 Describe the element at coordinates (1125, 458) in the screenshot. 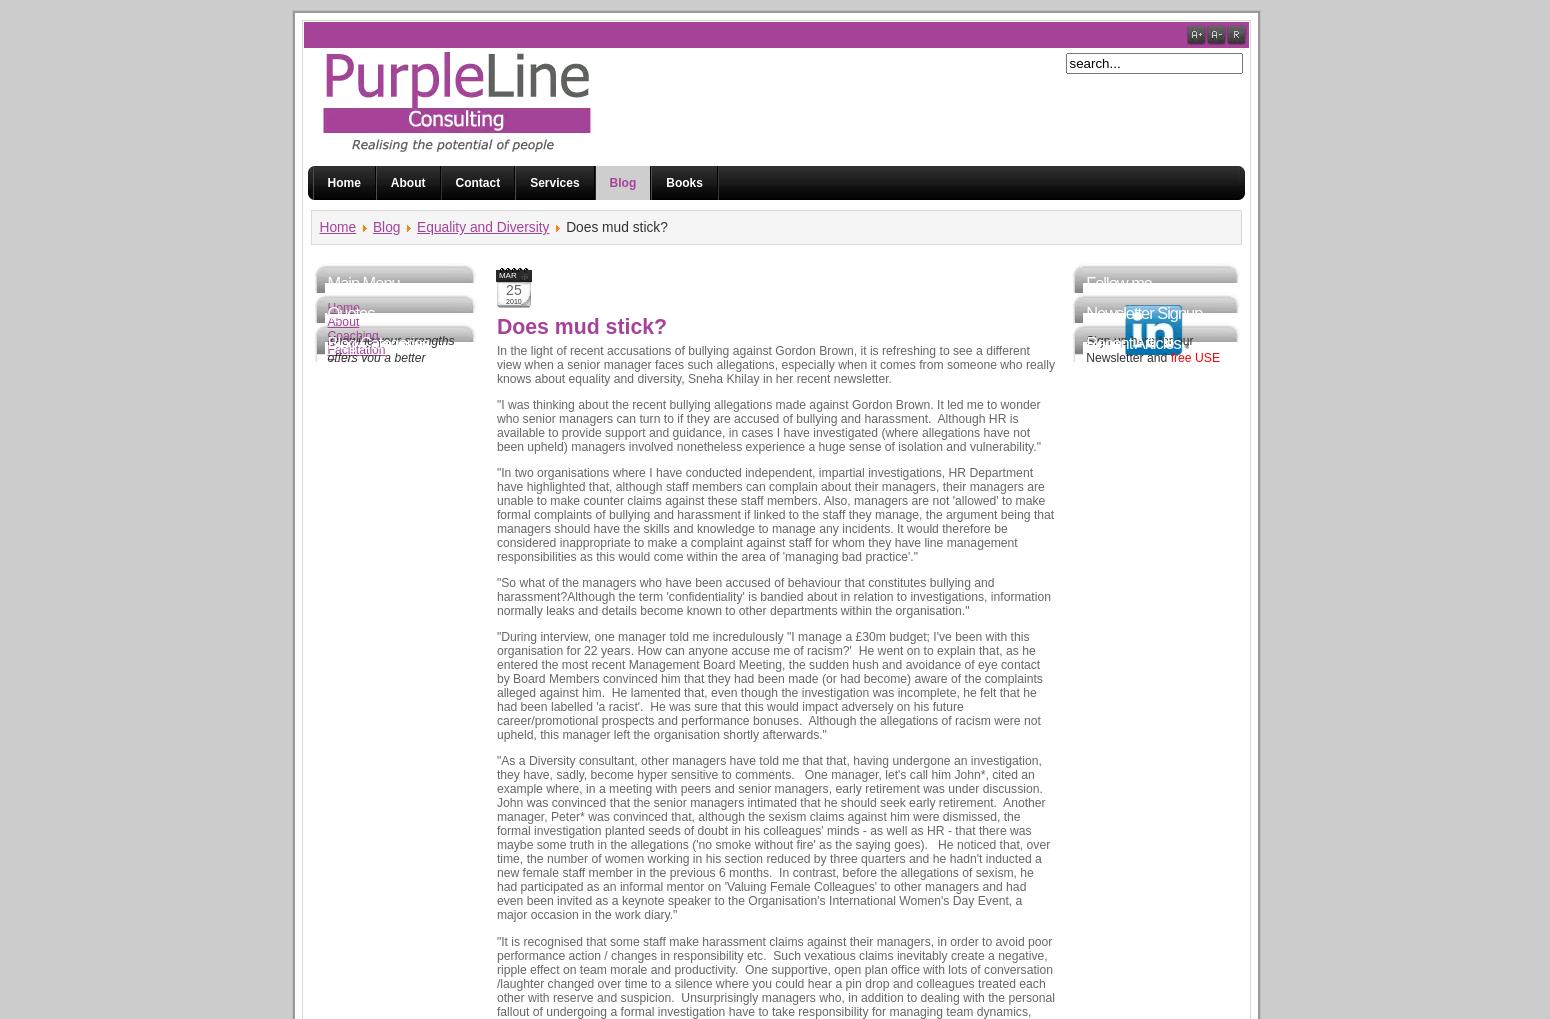

I see `'Email Address:'` at that location.